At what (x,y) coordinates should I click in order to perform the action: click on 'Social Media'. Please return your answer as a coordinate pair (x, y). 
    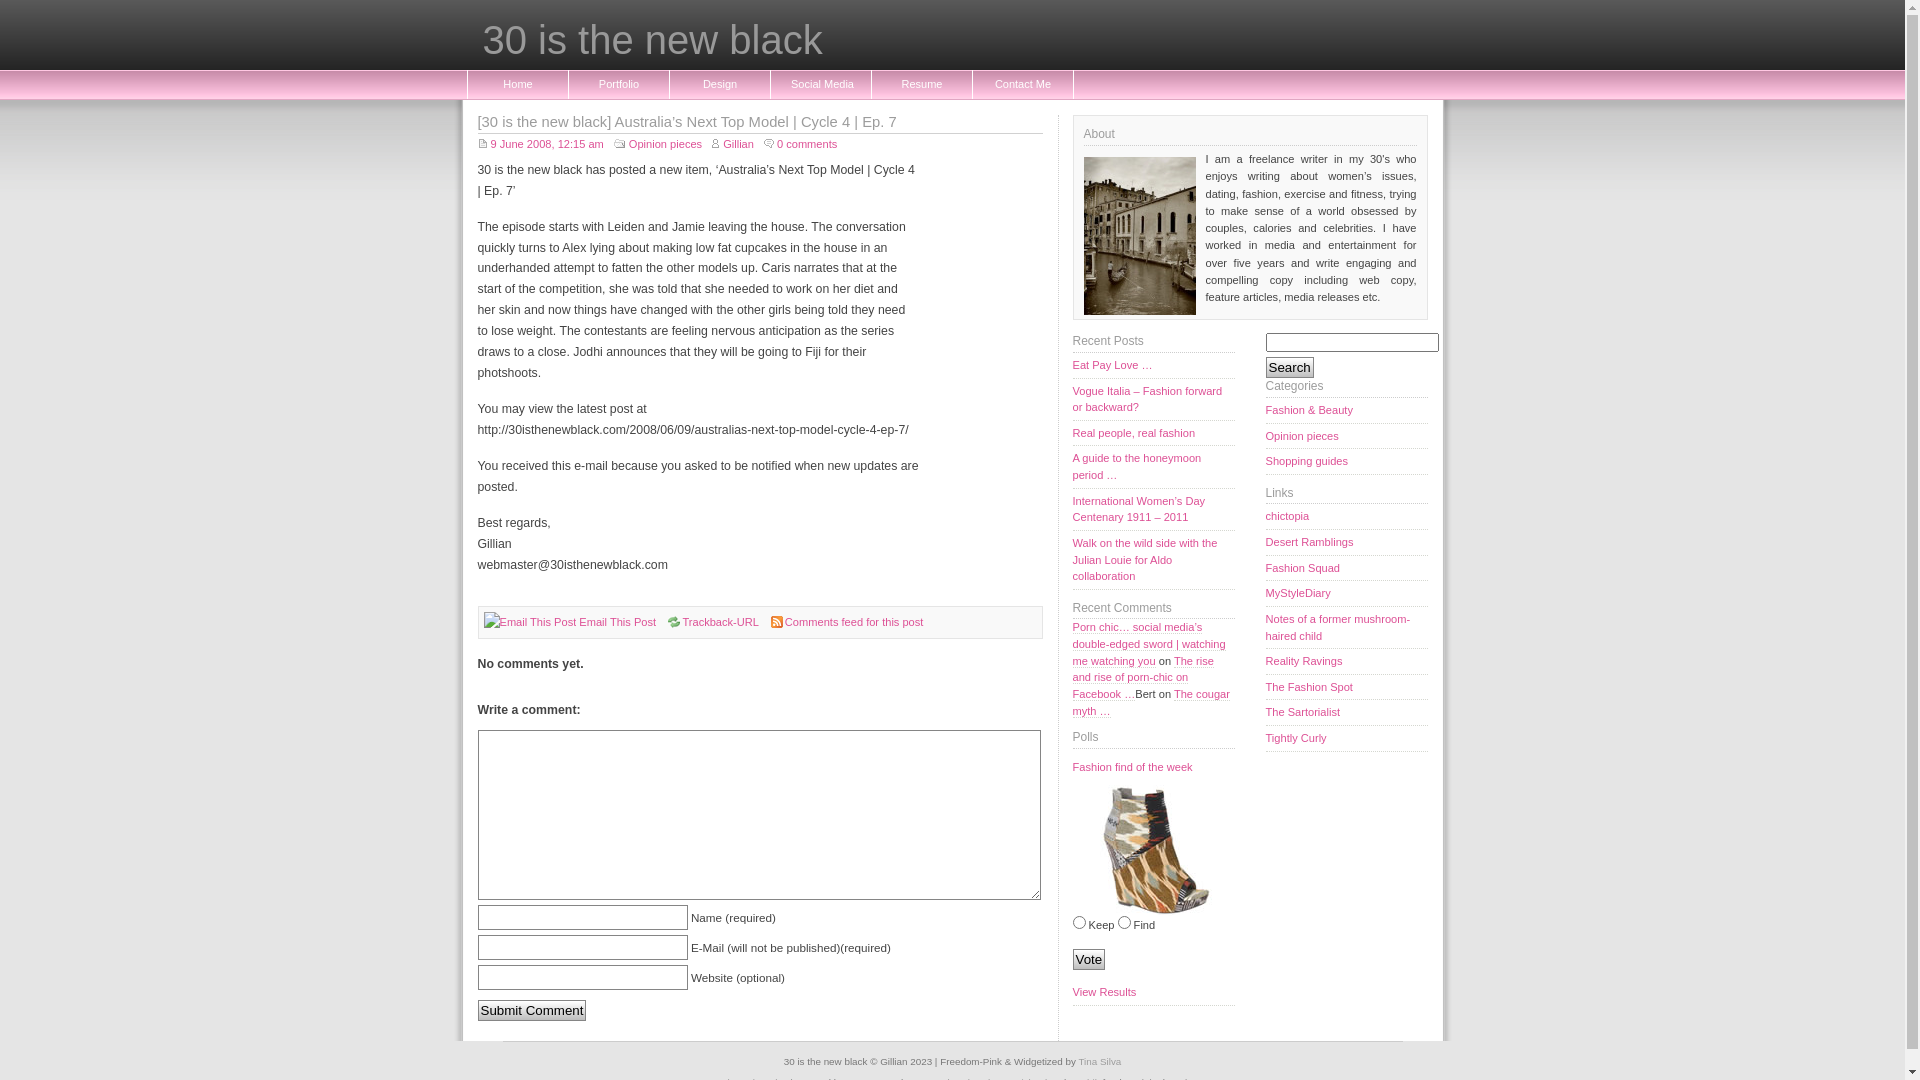
    Looking at the image, I should click on (820, 83).